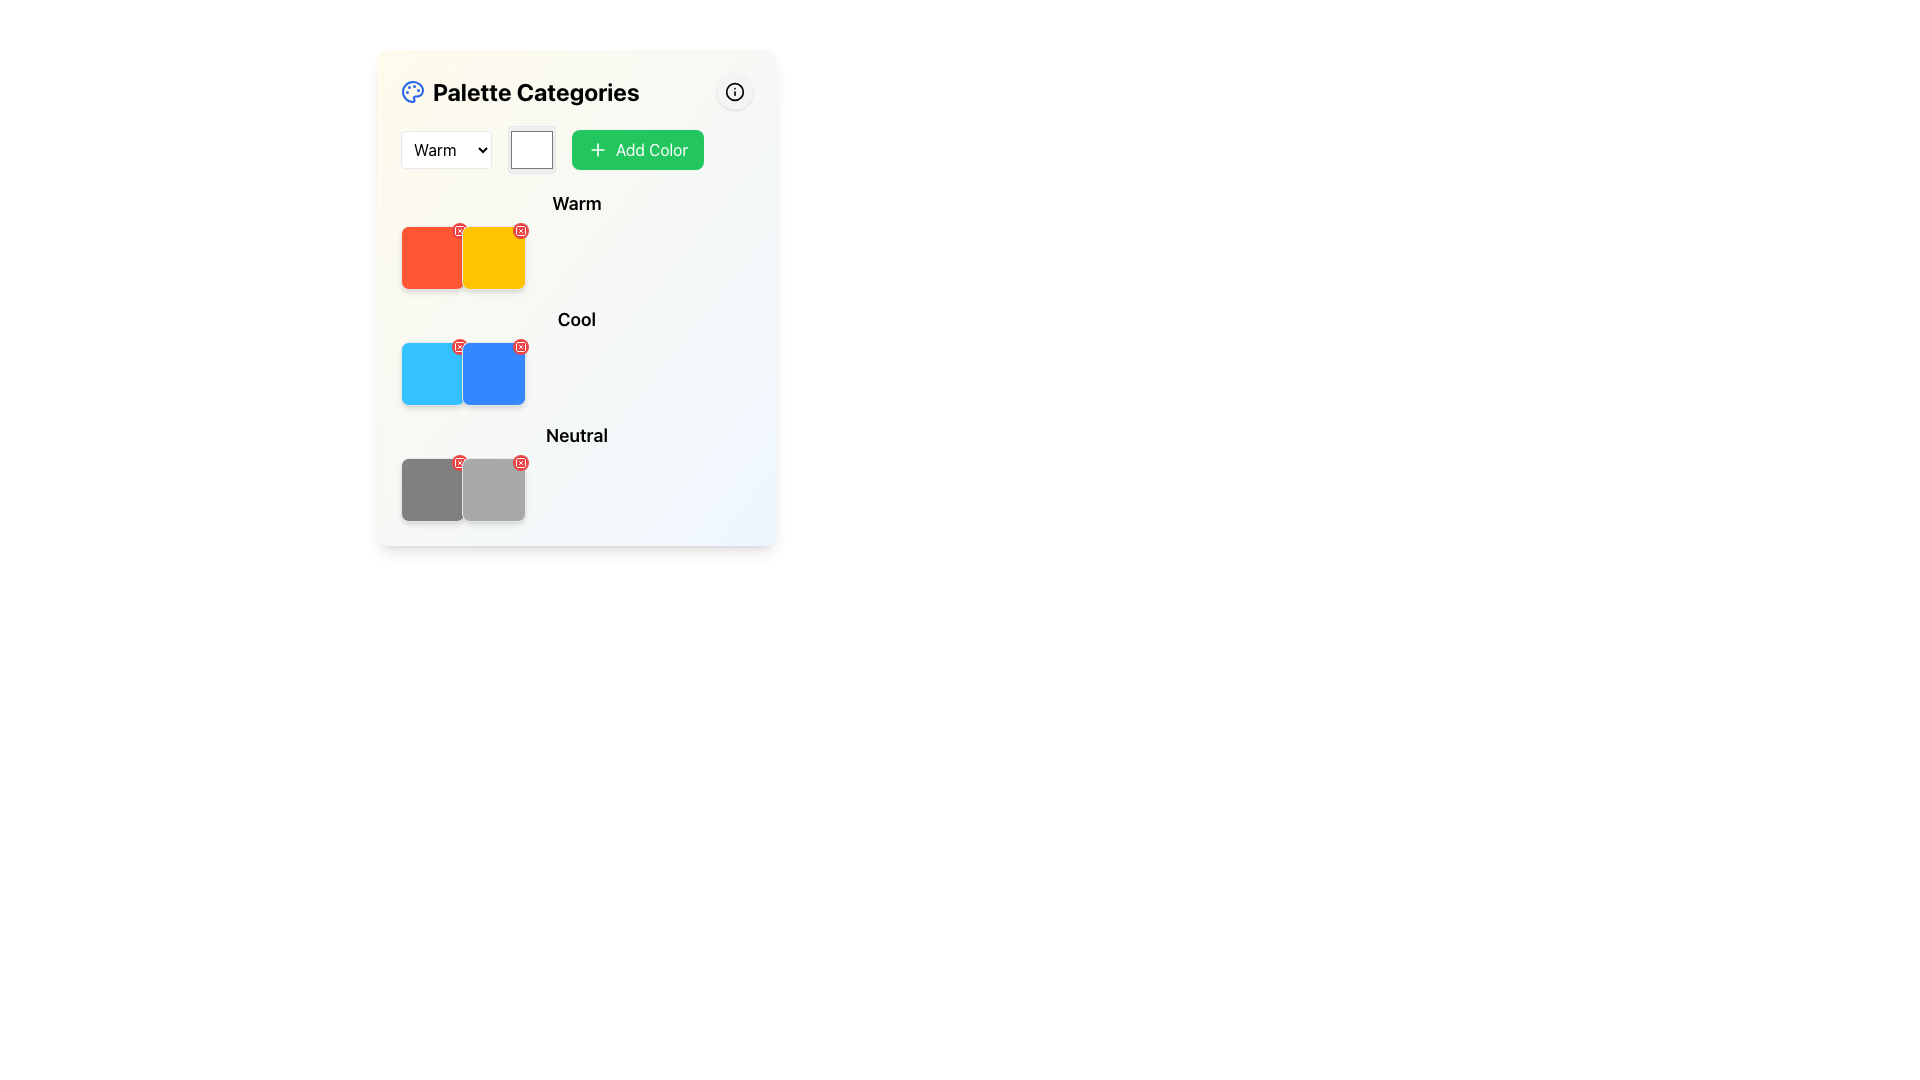  Describe the element at coordinates (733, 92) in the screenshot. I see `the small circular icon with a dark outline and a white center containing an 'i' character, located at the top-right corner of the 'Palette Categories' card` at that location.